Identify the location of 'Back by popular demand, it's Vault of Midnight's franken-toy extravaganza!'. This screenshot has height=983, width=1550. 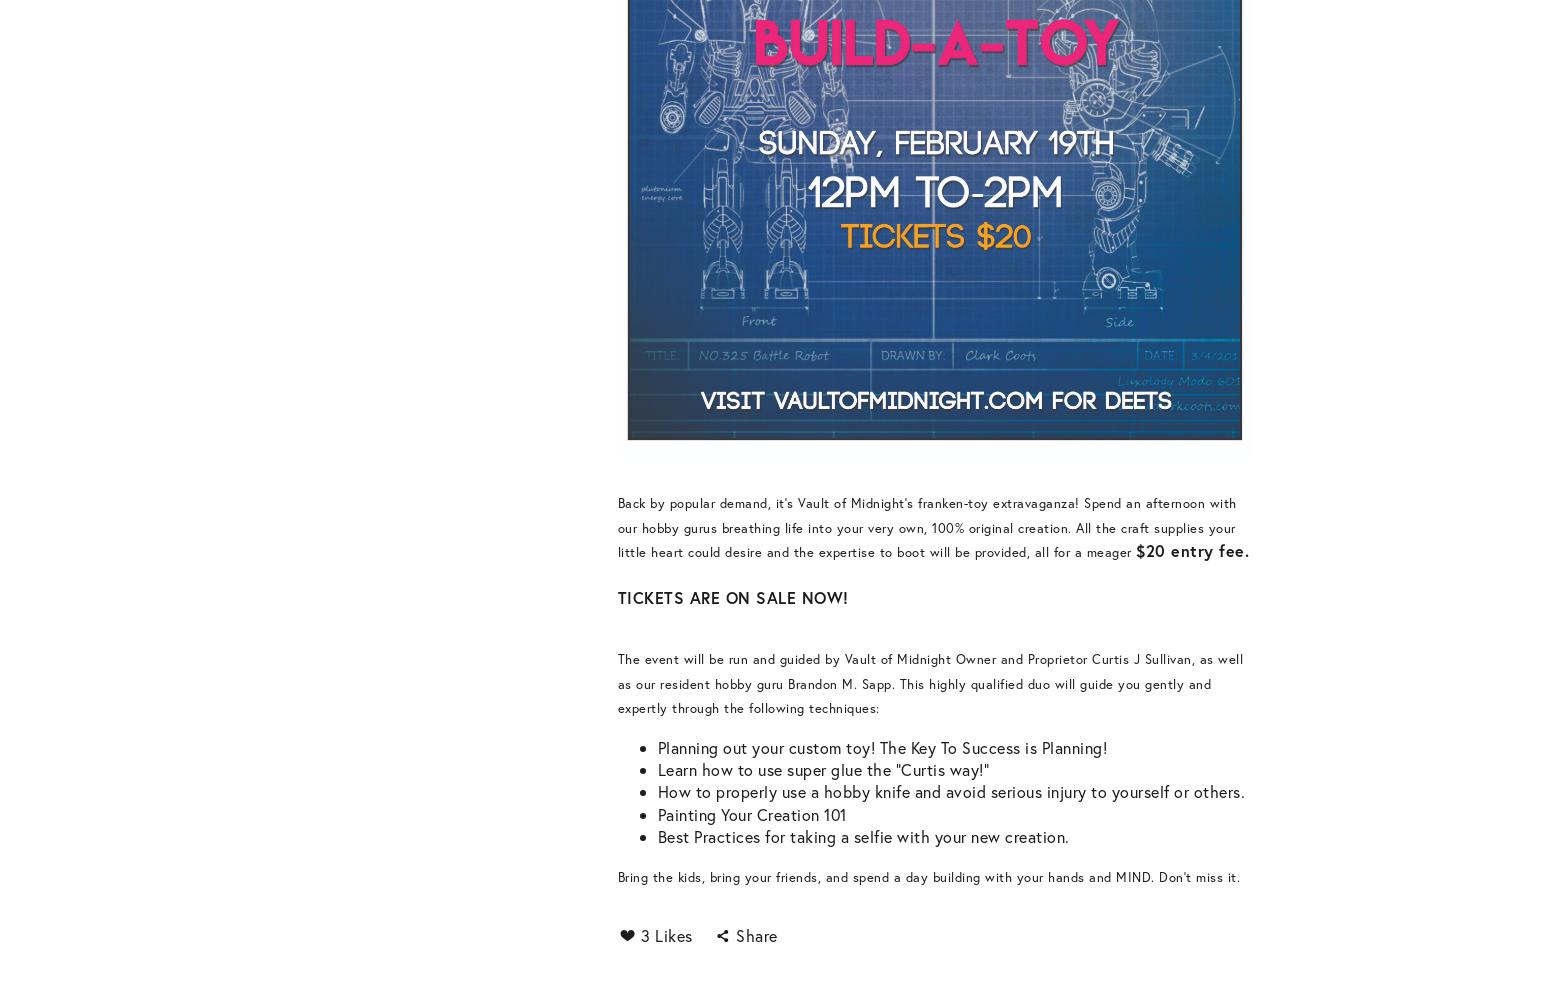
(617, 503).